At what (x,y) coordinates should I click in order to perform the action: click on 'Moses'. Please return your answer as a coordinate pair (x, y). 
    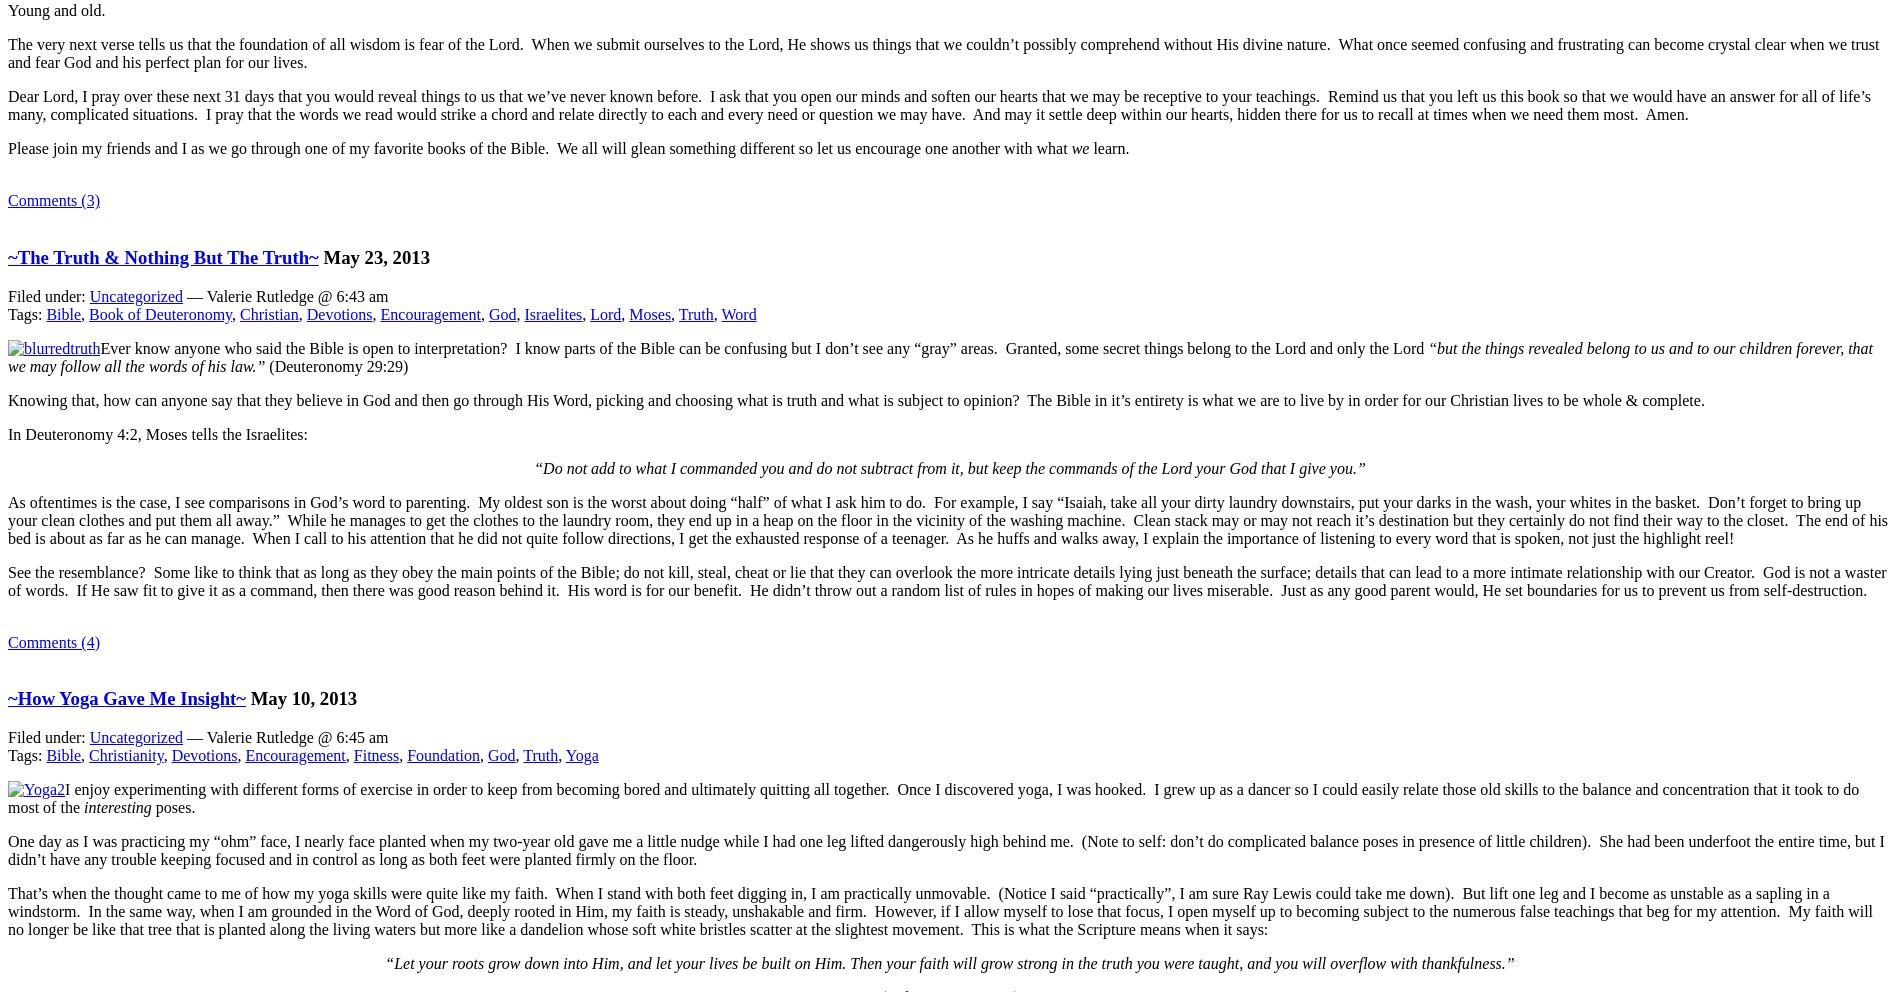
    Looking at the image, I should click on (649, 313).